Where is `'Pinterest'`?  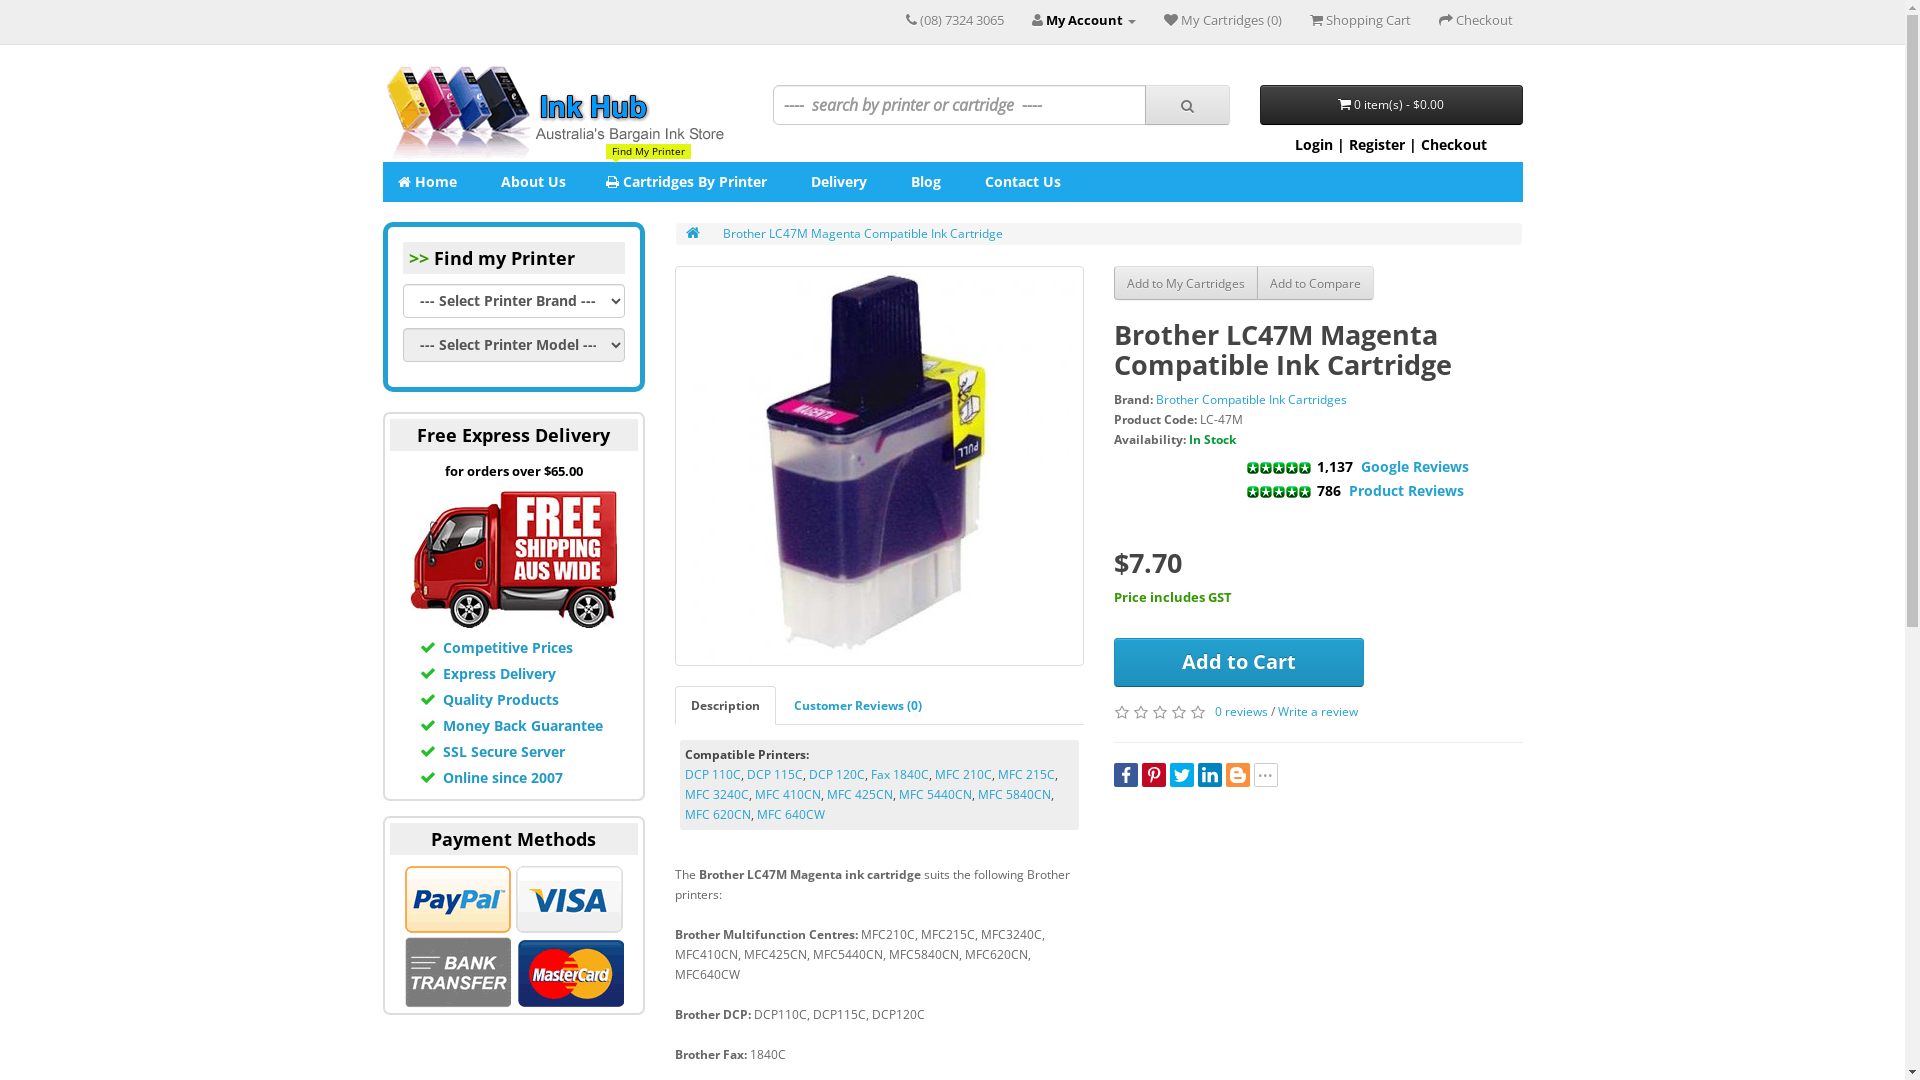 'Pinterest' is located at coordinates (1153, 774).